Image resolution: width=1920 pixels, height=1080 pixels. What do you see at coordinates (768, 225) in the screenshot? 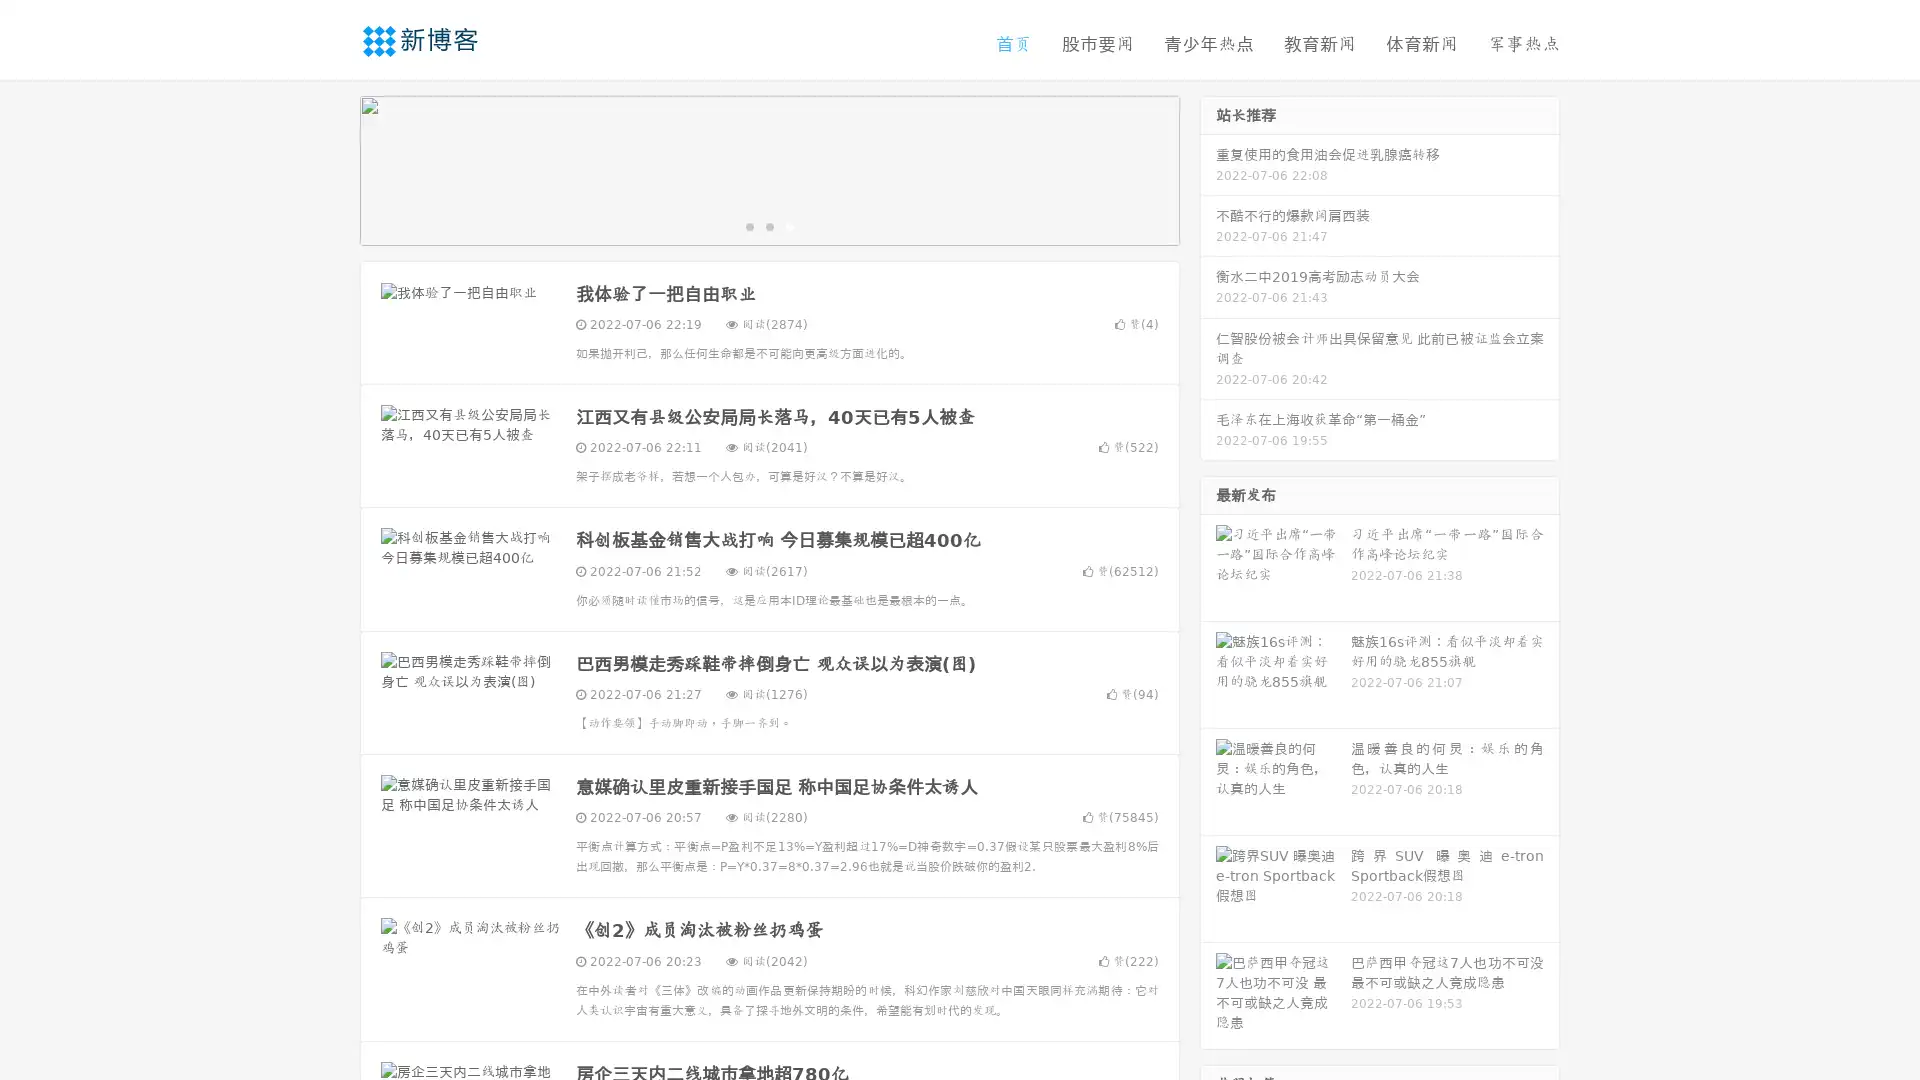
I see `Go to slide 2` at bounding box center [768, 225].